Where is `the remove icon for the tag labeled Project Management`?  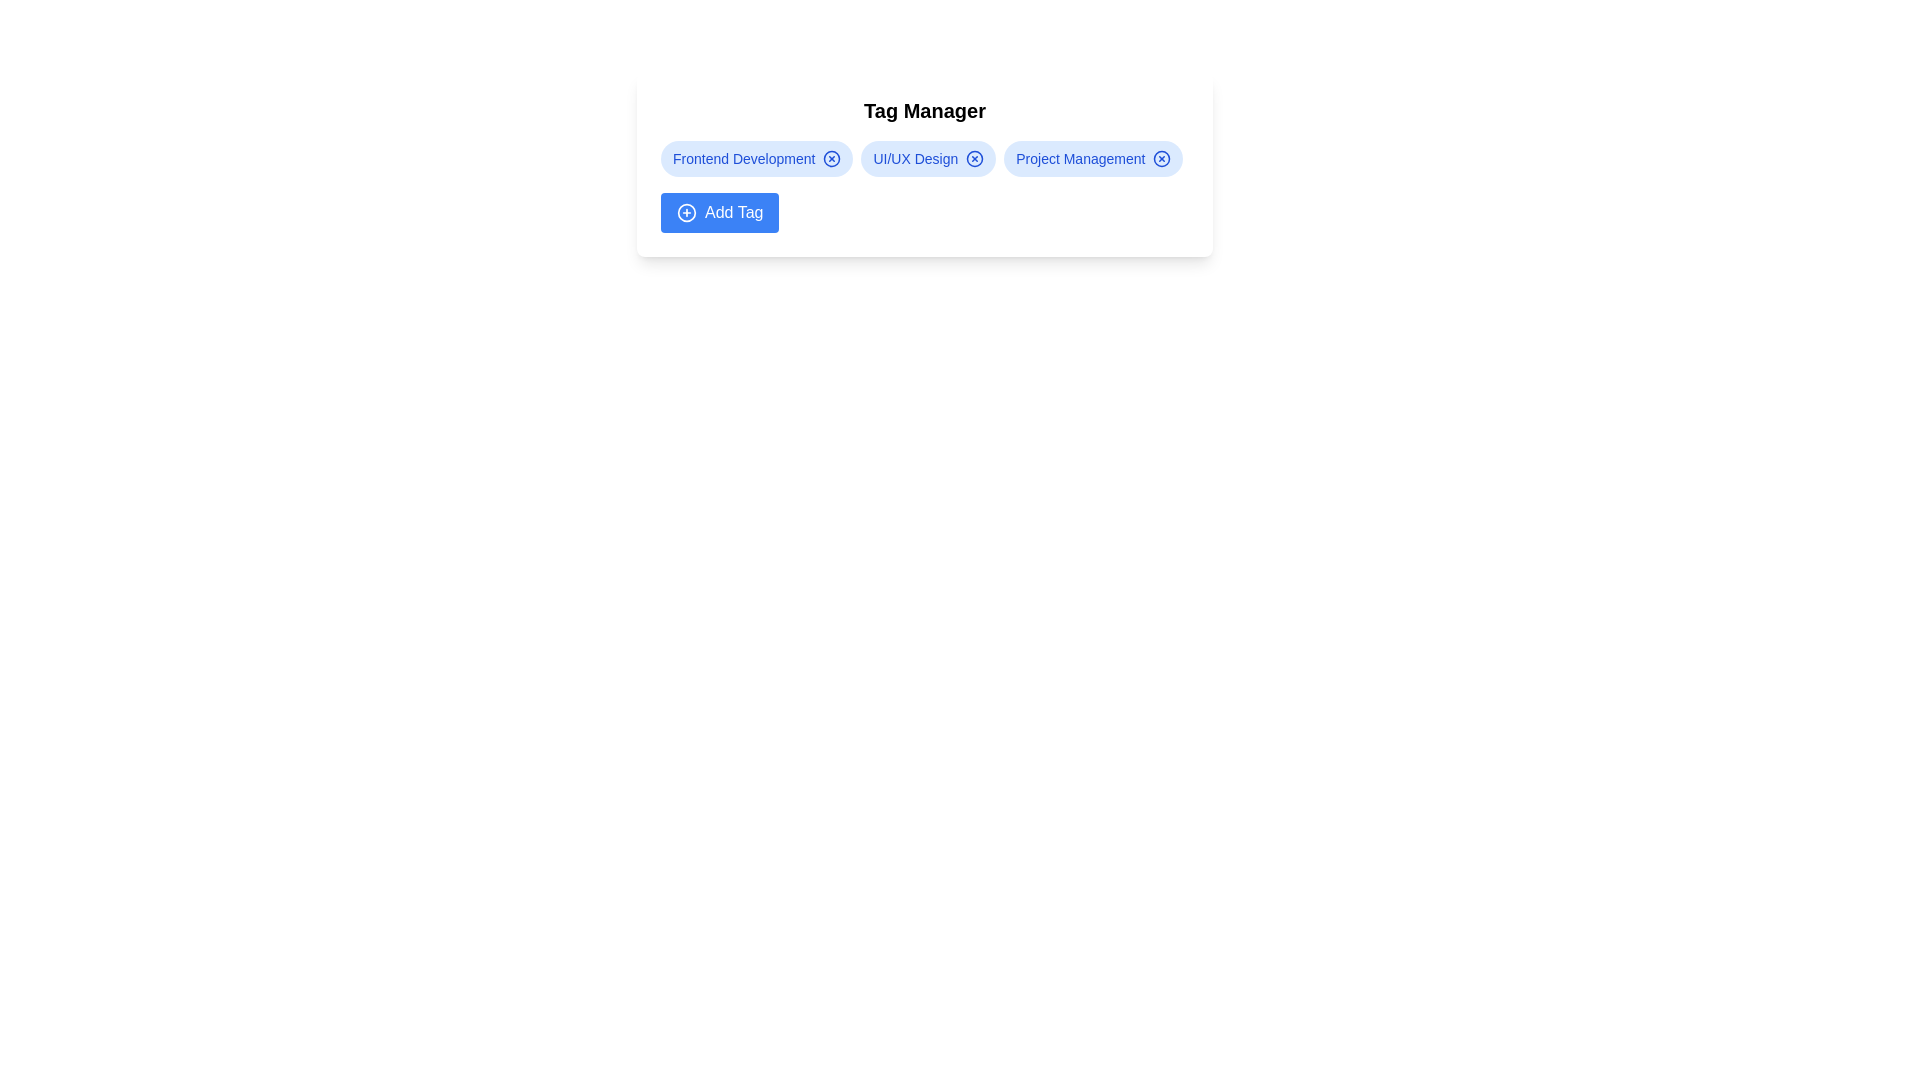 the remove icon for the tag labeled Project Management is located at coordinates (1162, 157).